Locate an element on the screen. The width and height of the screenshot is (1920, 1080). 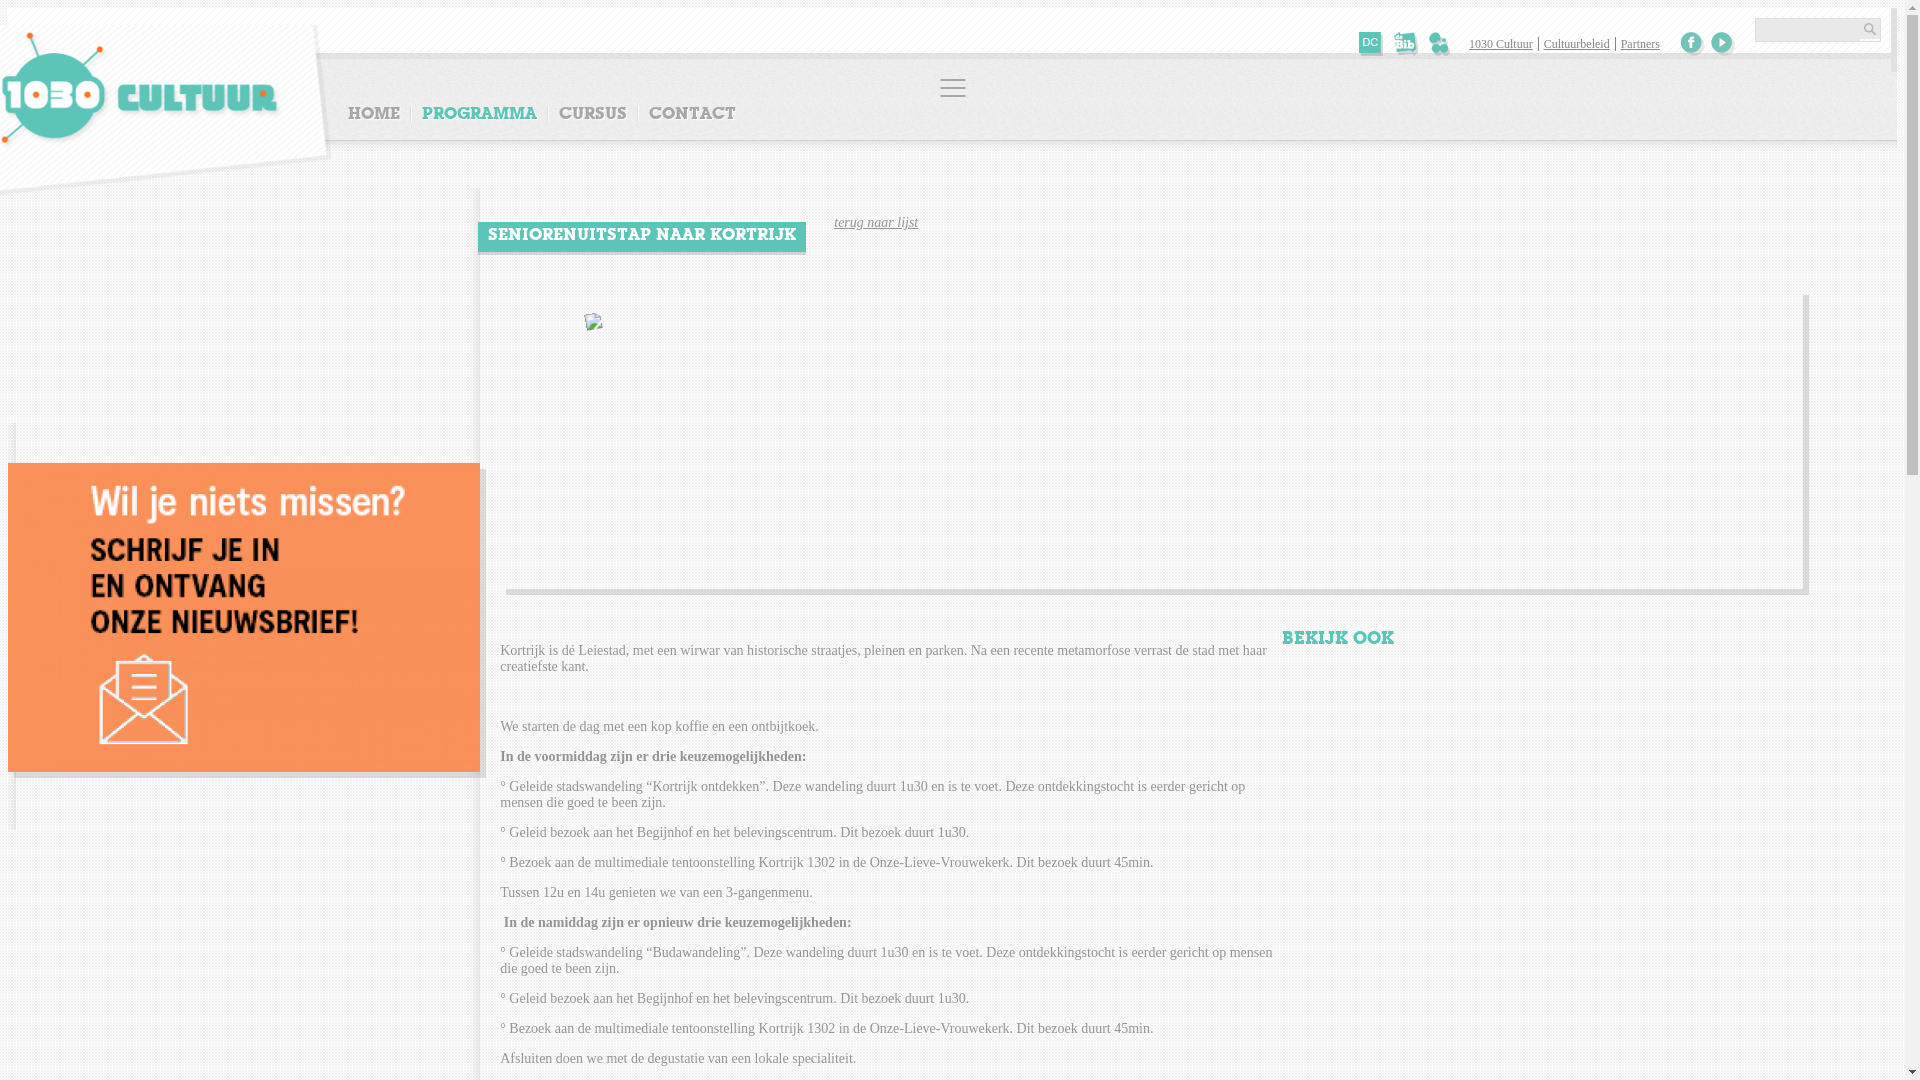
'Facebook' is located at coordinates (1680, 43).